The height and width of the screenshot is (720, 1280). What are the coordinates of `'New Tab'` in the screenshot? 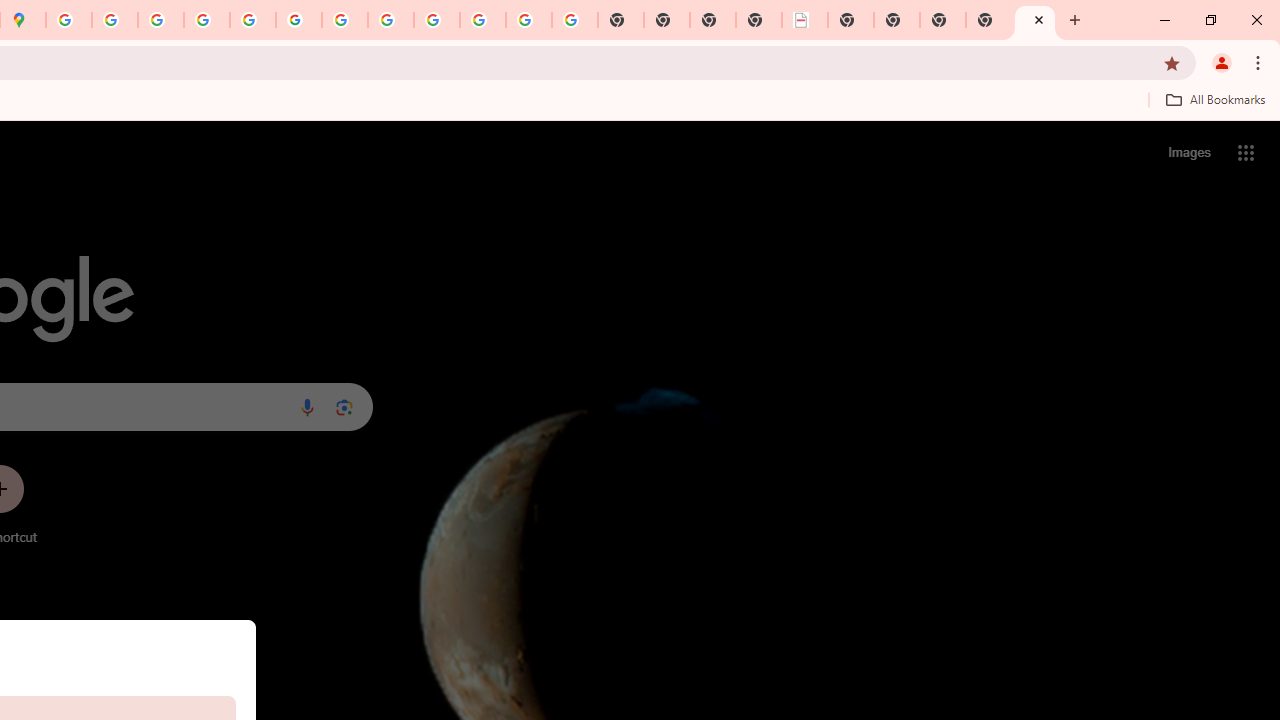 It's located at (989, 20).